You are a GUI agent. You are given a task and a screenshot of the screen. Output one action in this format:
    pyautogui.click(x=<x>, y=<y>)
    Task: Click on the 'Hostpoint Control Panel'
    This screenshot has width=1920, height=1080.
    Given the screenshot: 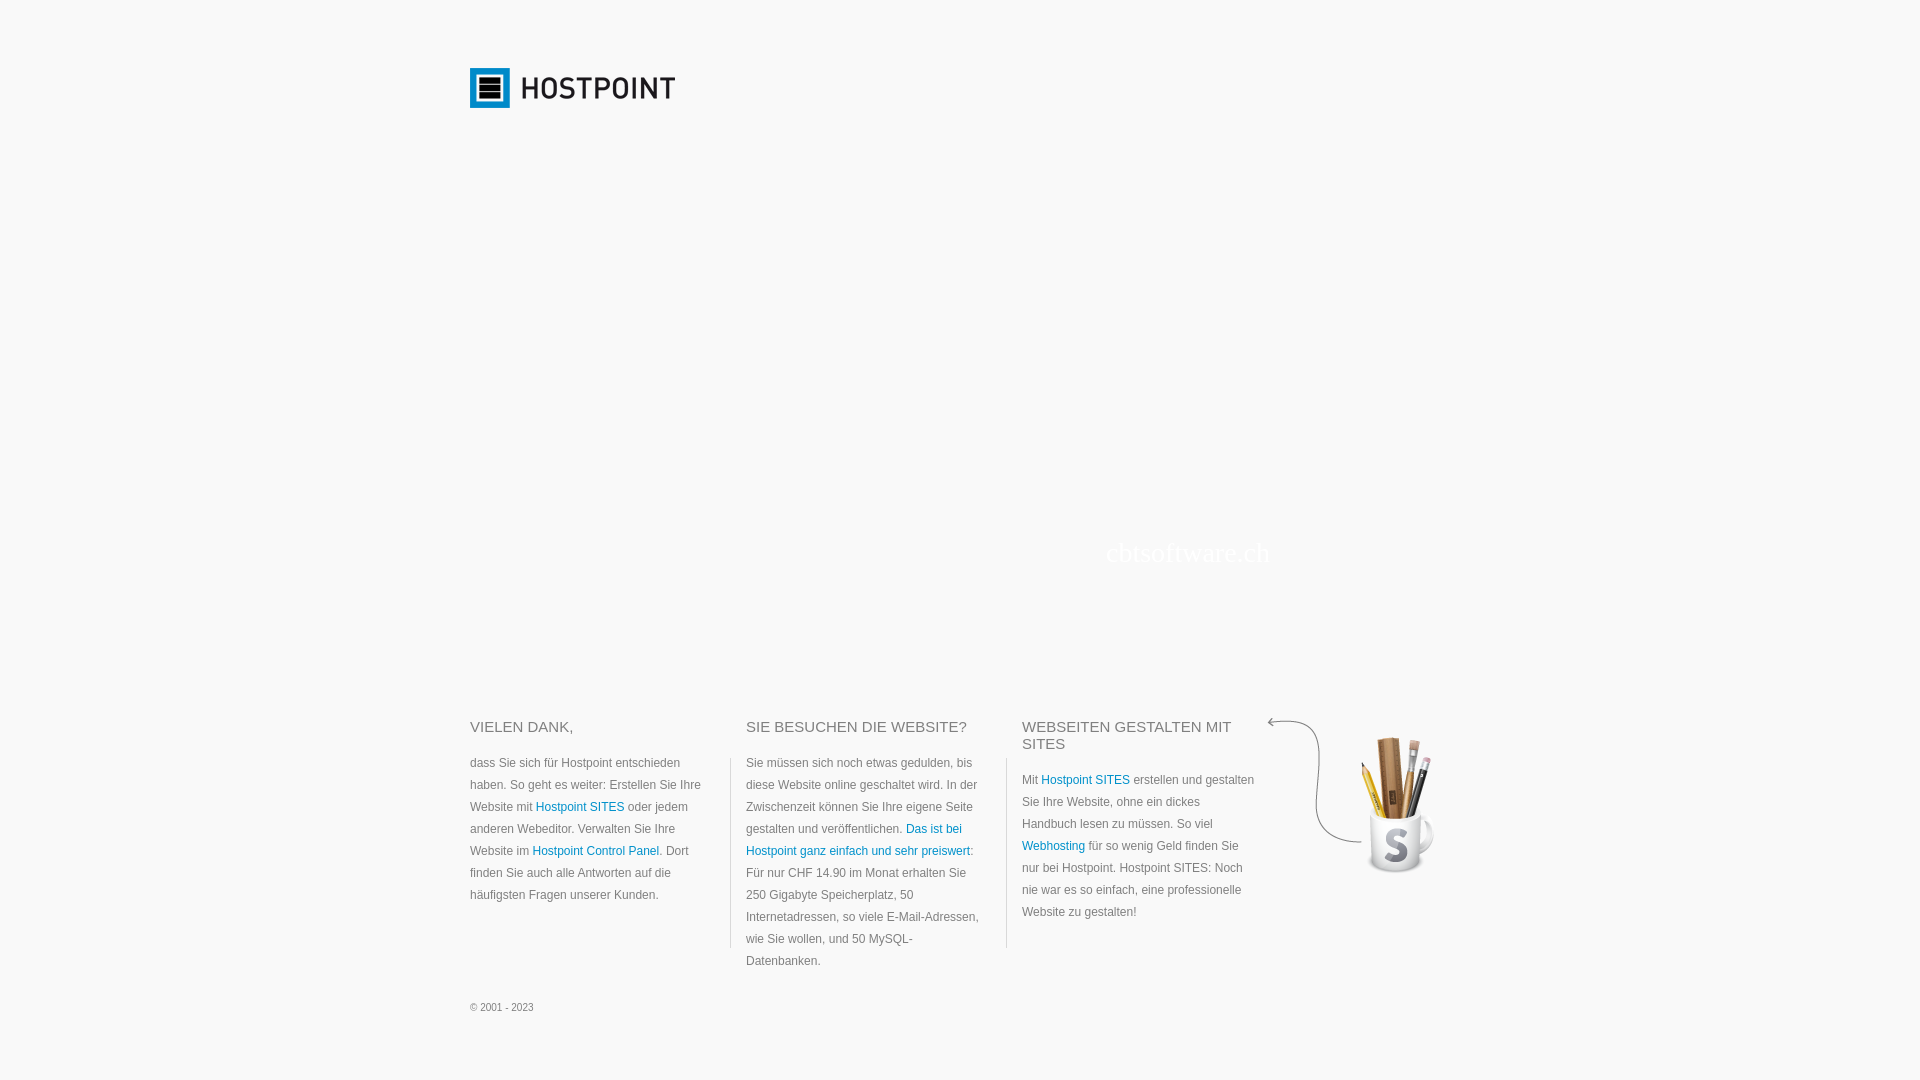 What is the action you would take?
    pyautogui.click(x=594, y=851)
    